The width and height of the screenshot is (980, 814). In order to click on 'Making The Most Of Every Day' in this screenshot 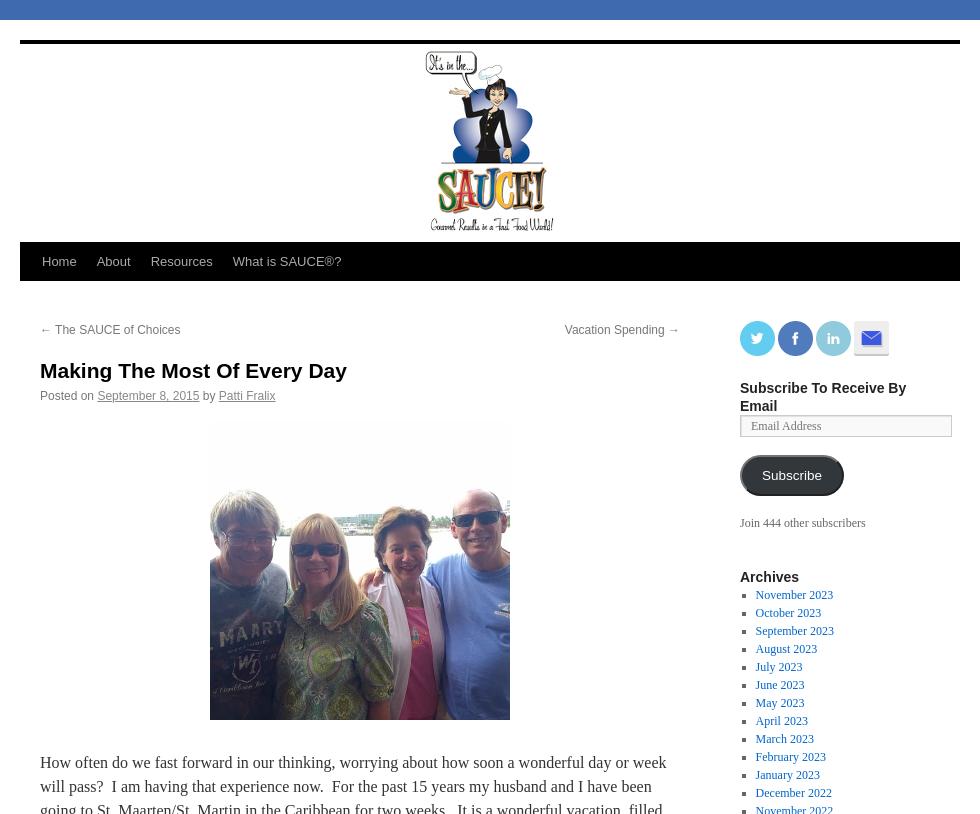, I will do `click(39, 370)`.